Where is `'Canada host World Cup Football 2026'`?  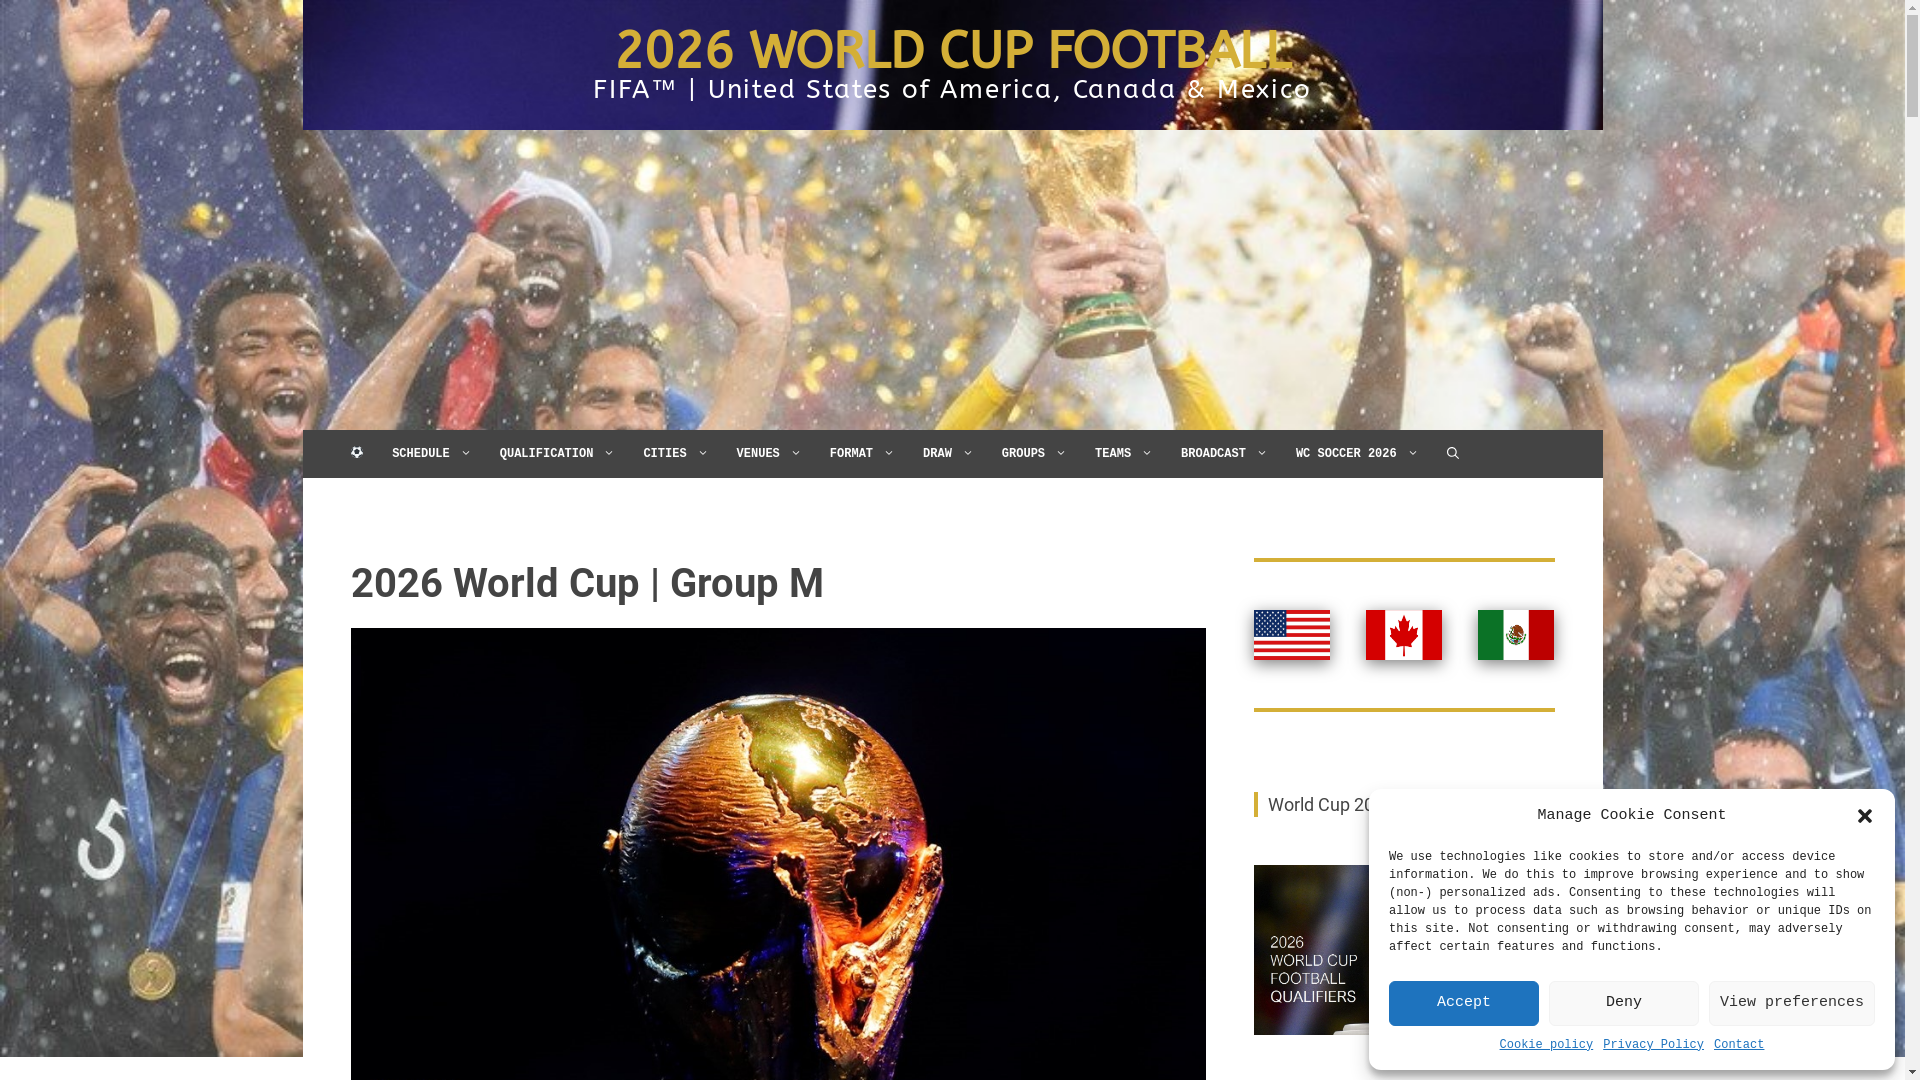 'Canada host World Cup Football 2026' is located at coordinates (1402, 635).